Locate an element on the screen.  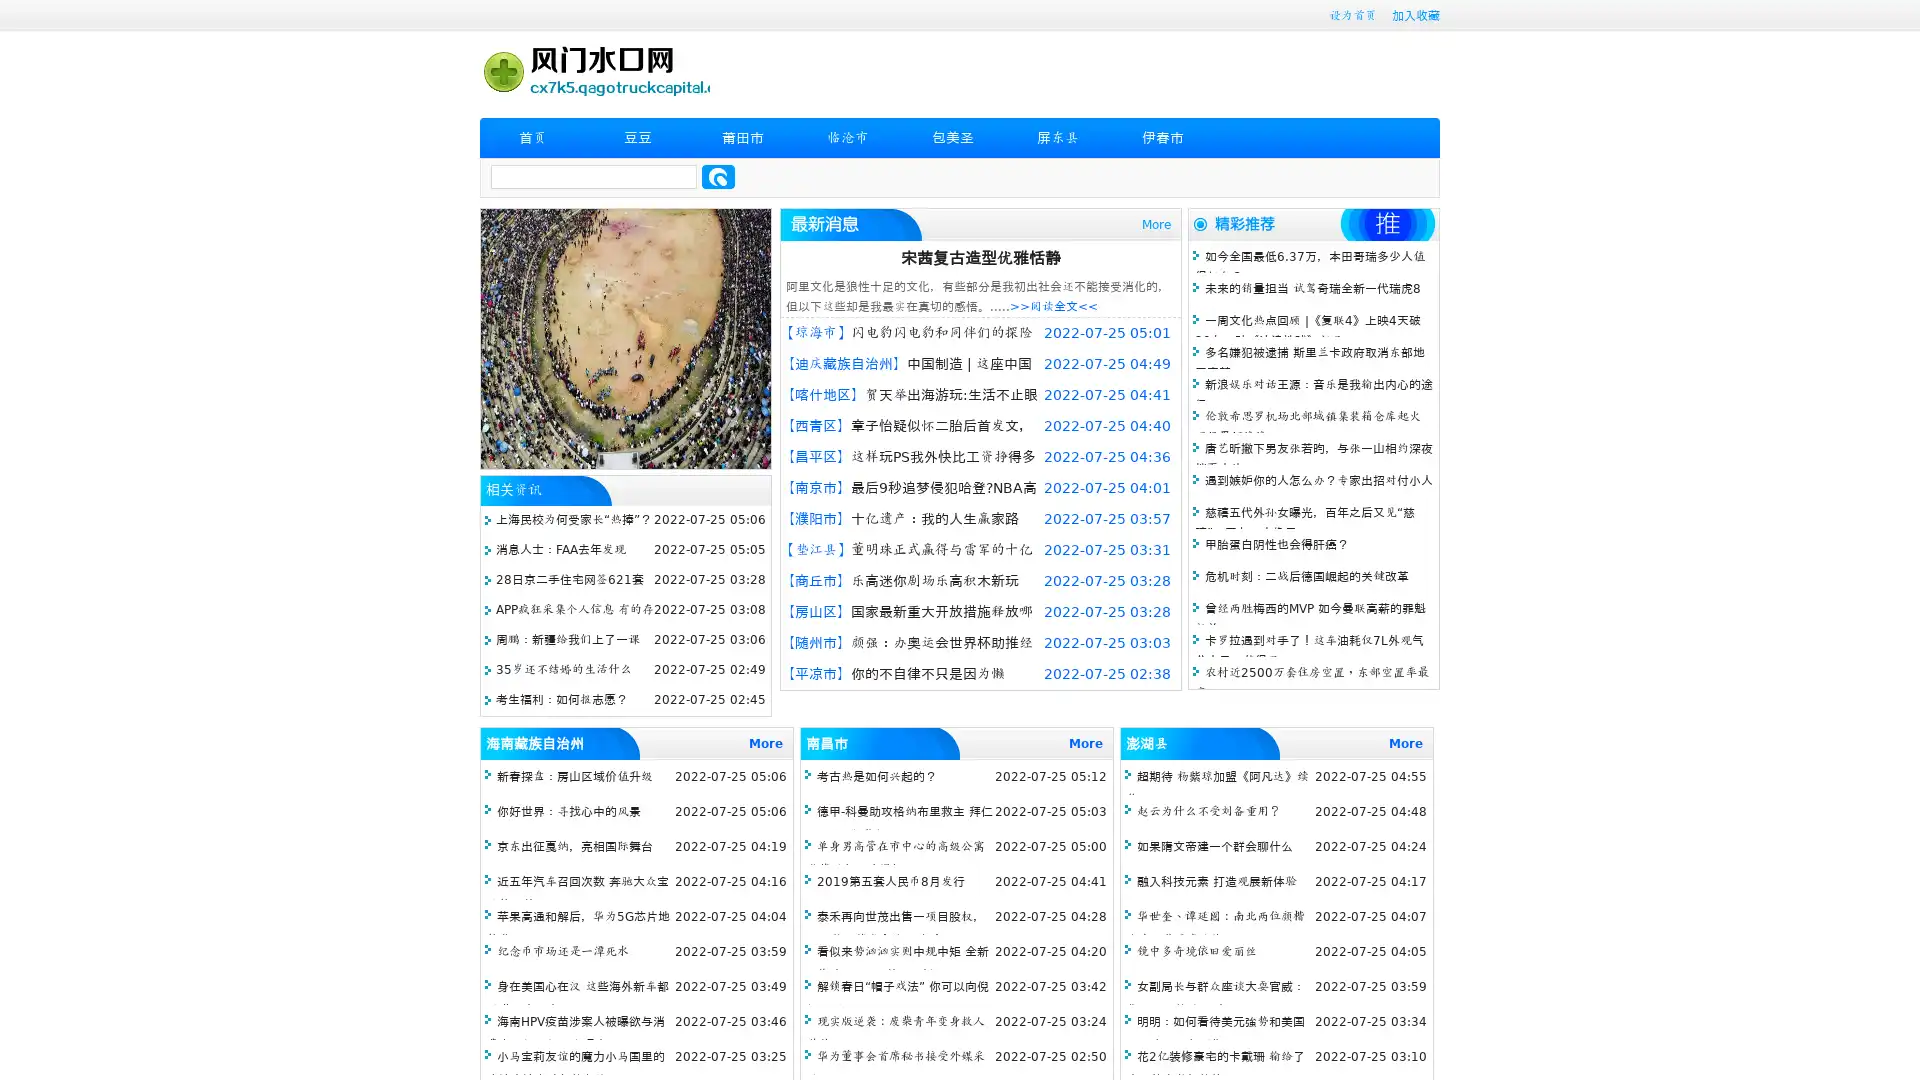
Search is located at coordinates (718, 176).